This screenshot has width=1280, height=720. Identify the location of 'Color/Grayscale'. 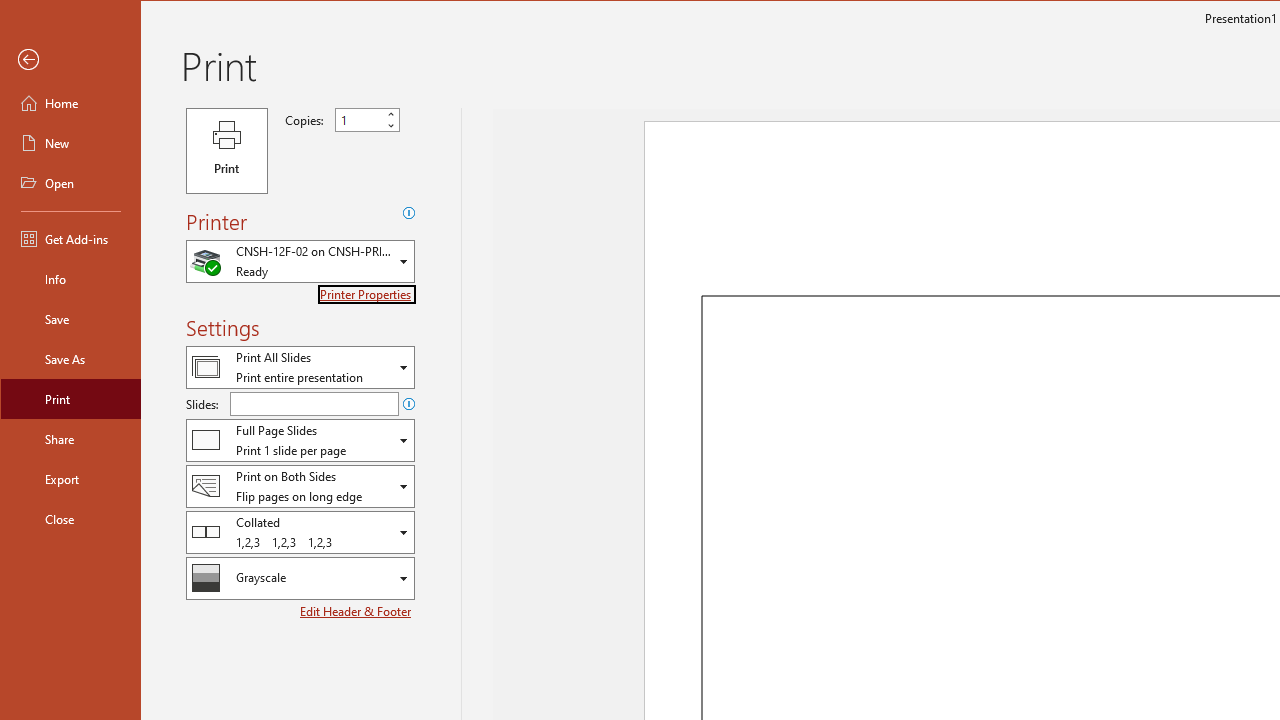
(299, 578).